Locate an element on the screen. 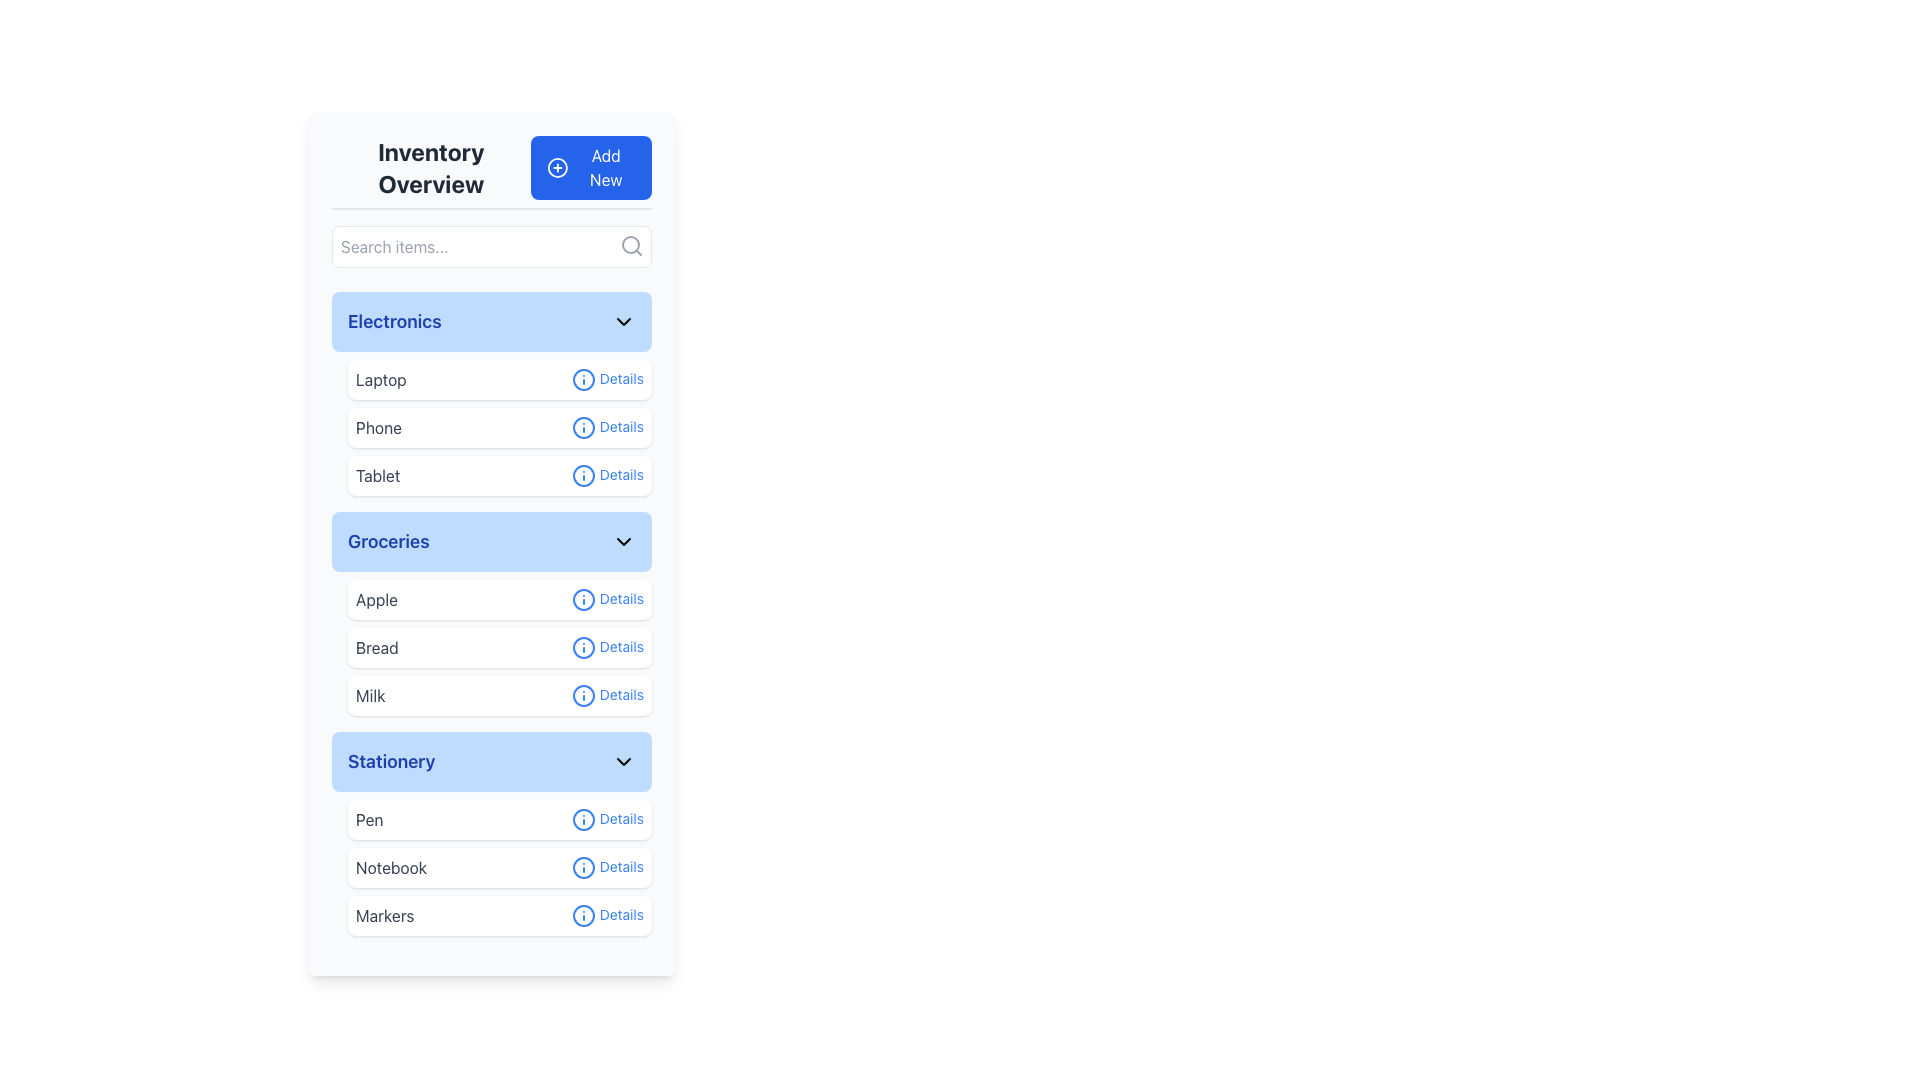 Image resolution: width=1920 pixels, height=1080 pixels. the circular SVG graphical element representing an icon, which is part of the information symbol next to the list item for 'Laptop' is located at coordinates (582, 380).